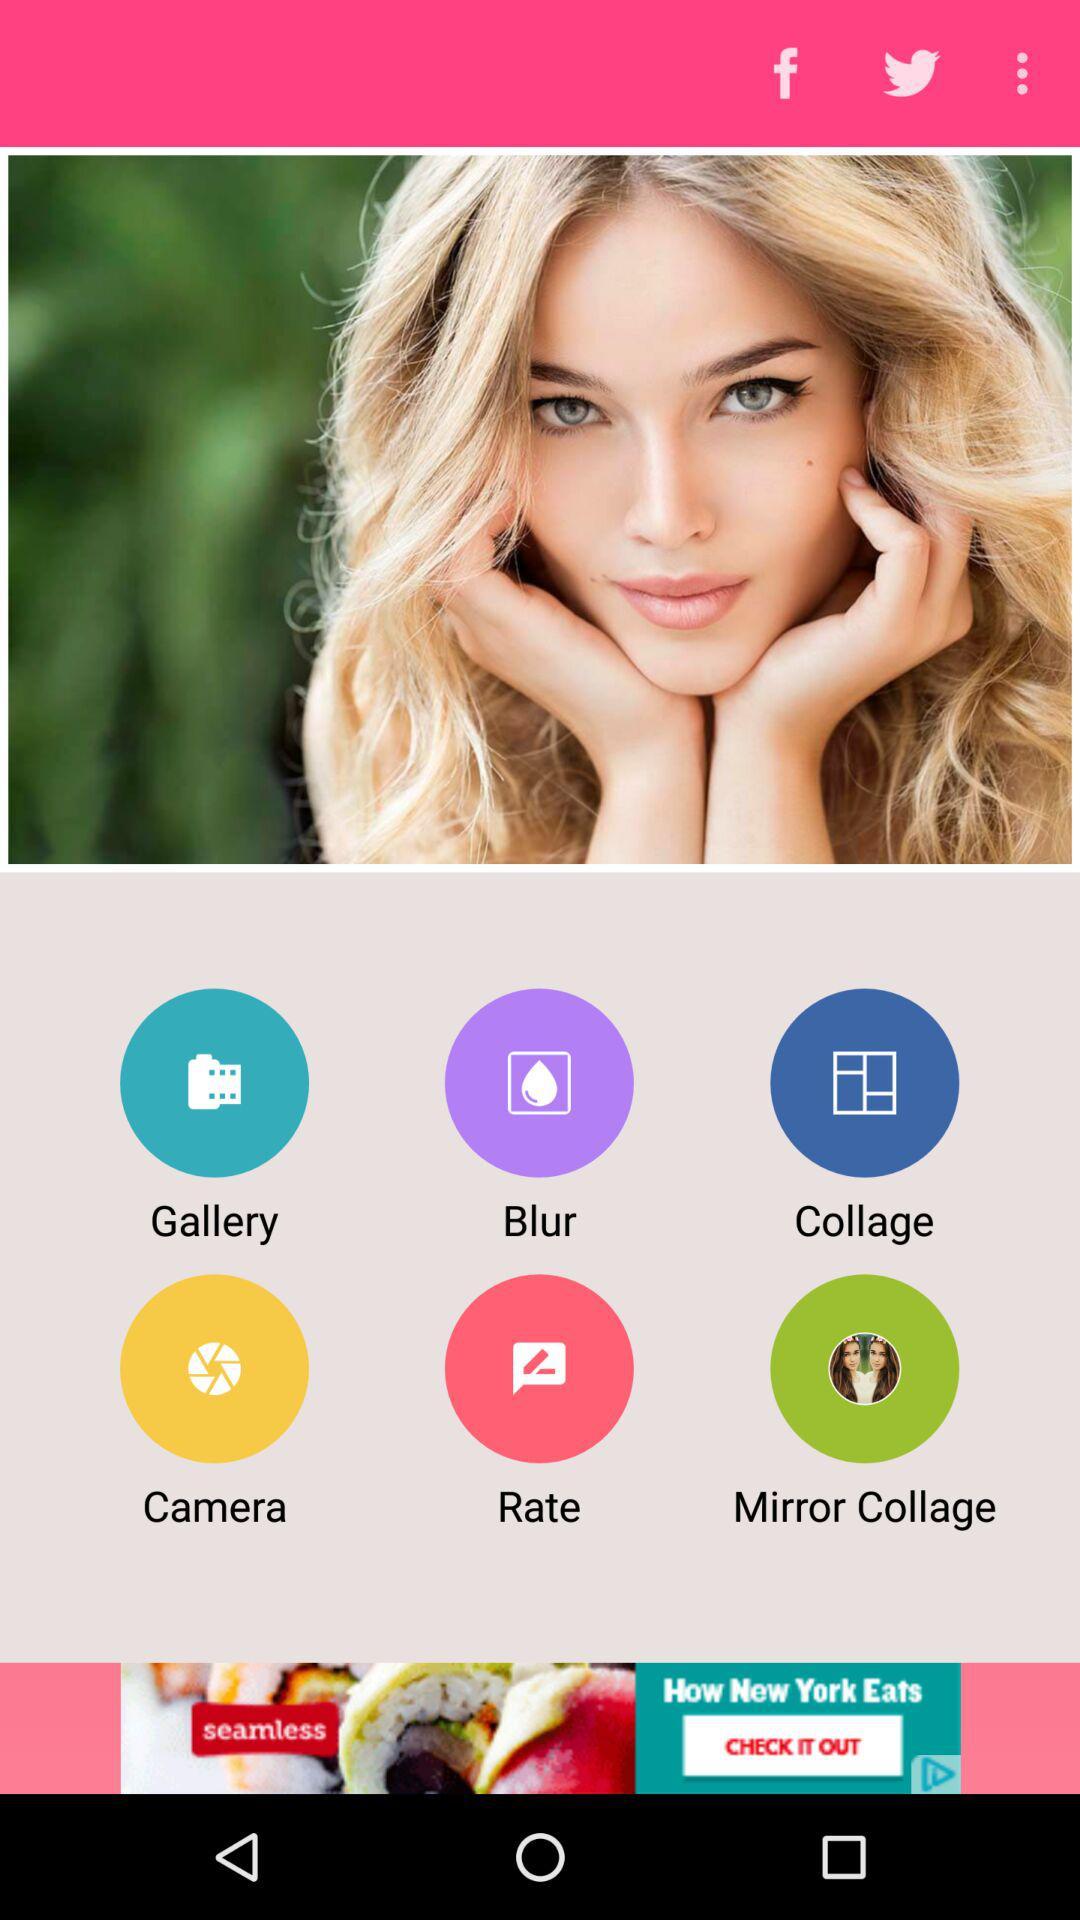 Image resolution: width=1080 pixels, height=1920 pixels. What do you see at coordinates (538, 1082) in the screenshot?
I see `apply blur to photo` at bounding box center [538, 1082].